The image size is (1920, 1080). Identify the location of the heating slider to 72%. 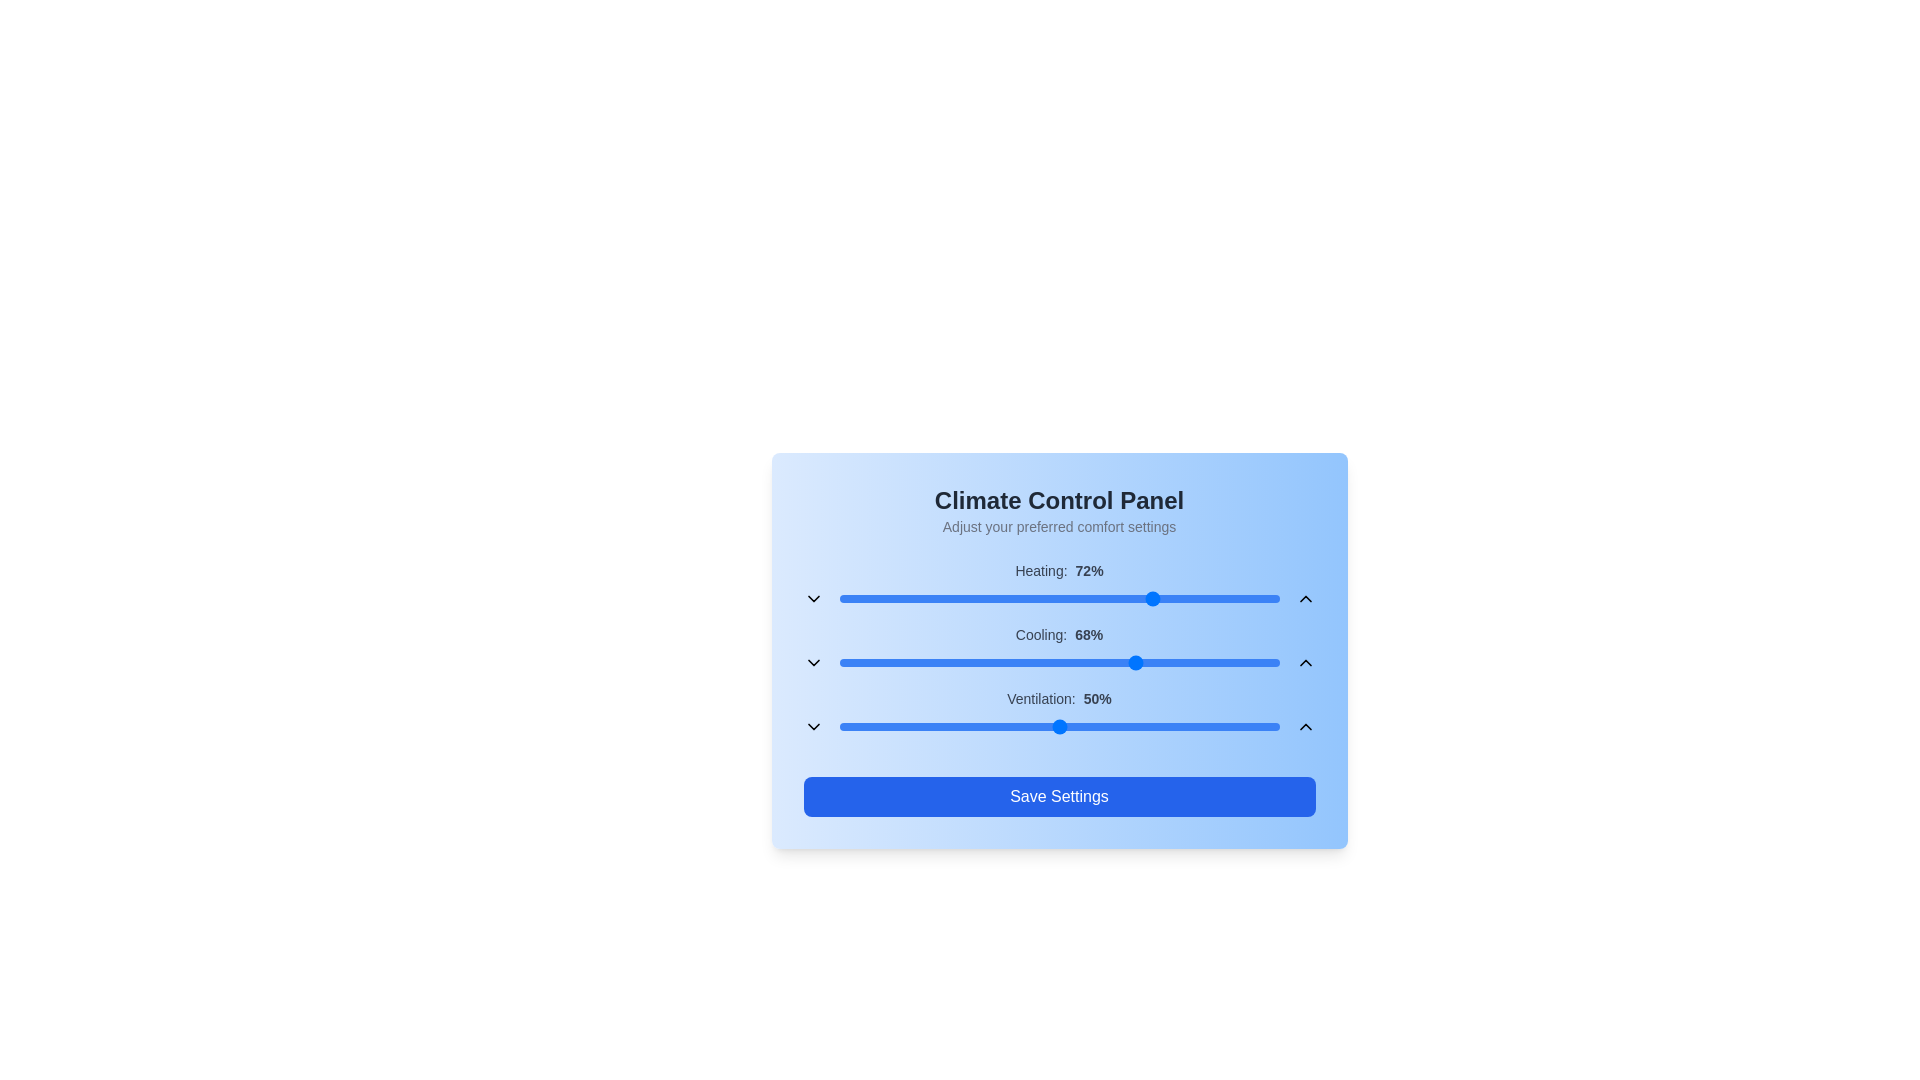
(1156, 597).